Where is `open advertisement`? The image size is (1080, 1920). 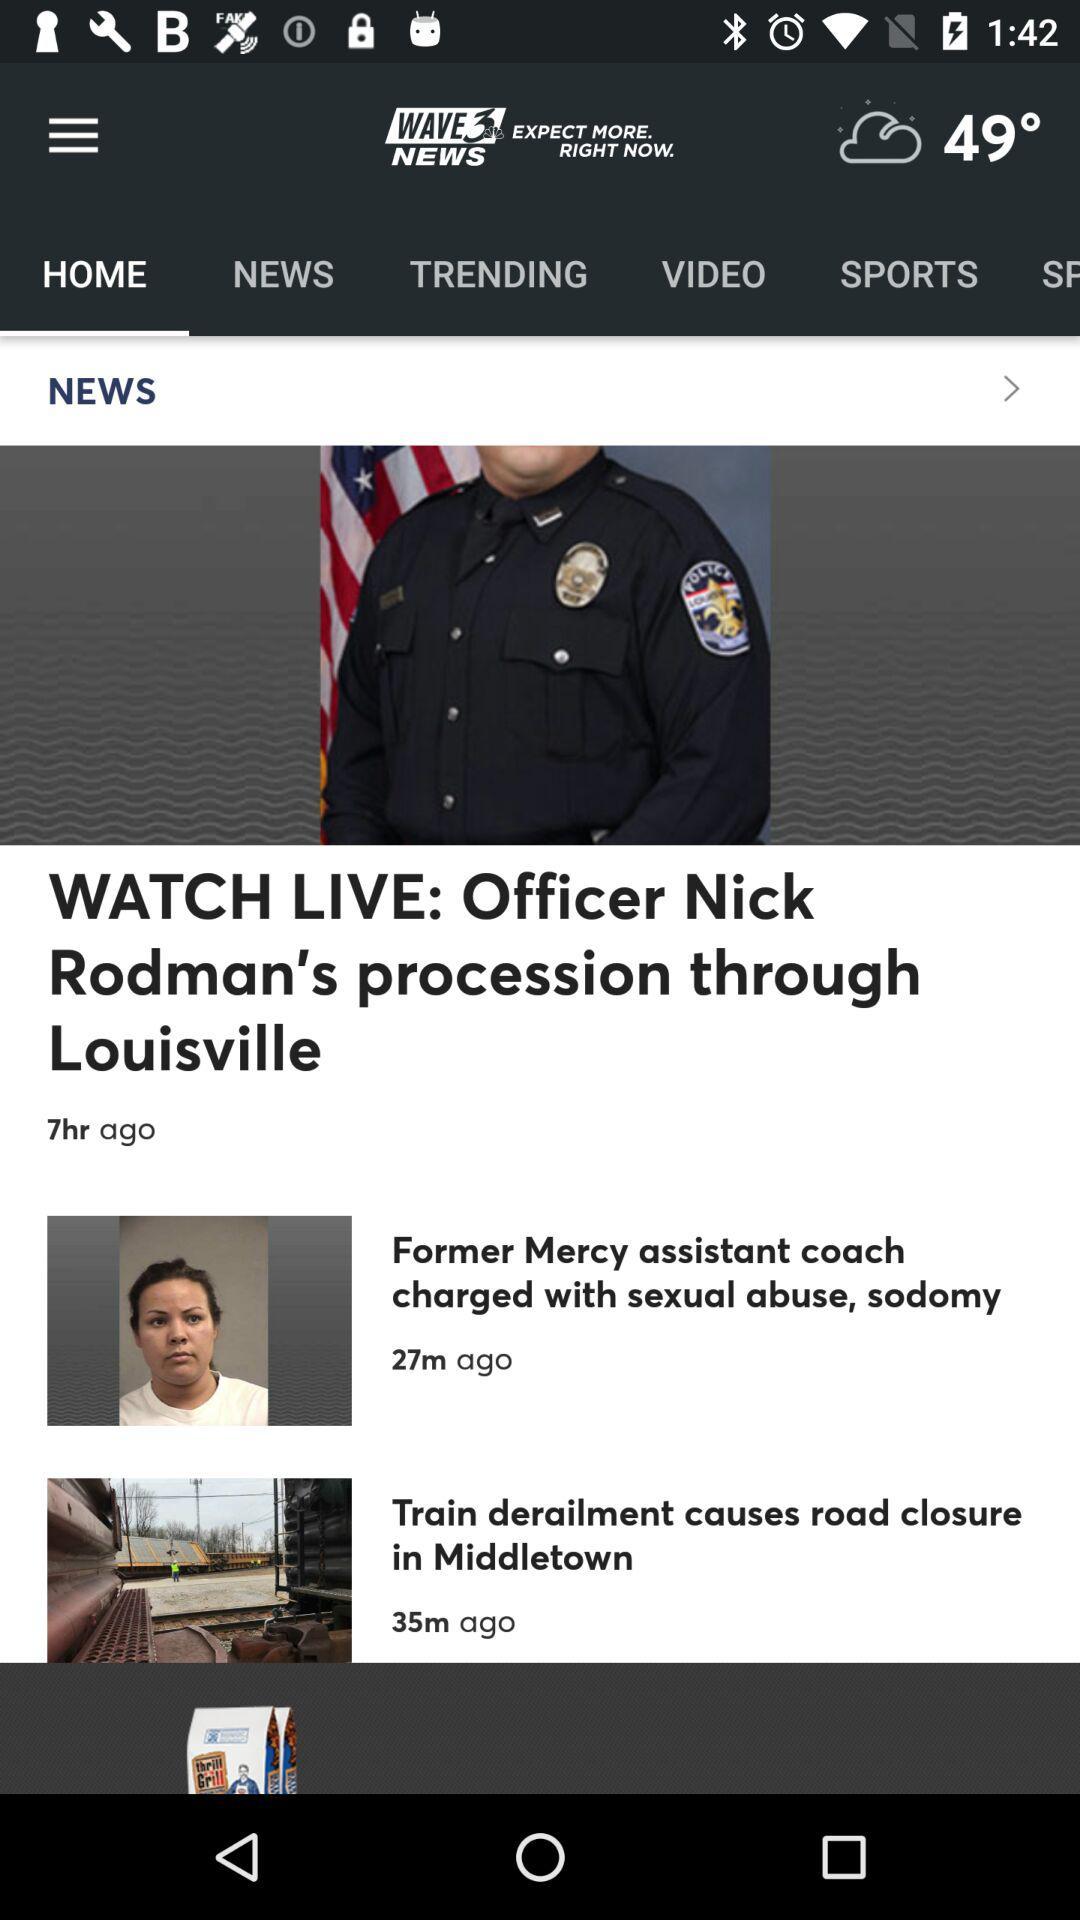 open advertisement is located at coordinates (540, 1727).